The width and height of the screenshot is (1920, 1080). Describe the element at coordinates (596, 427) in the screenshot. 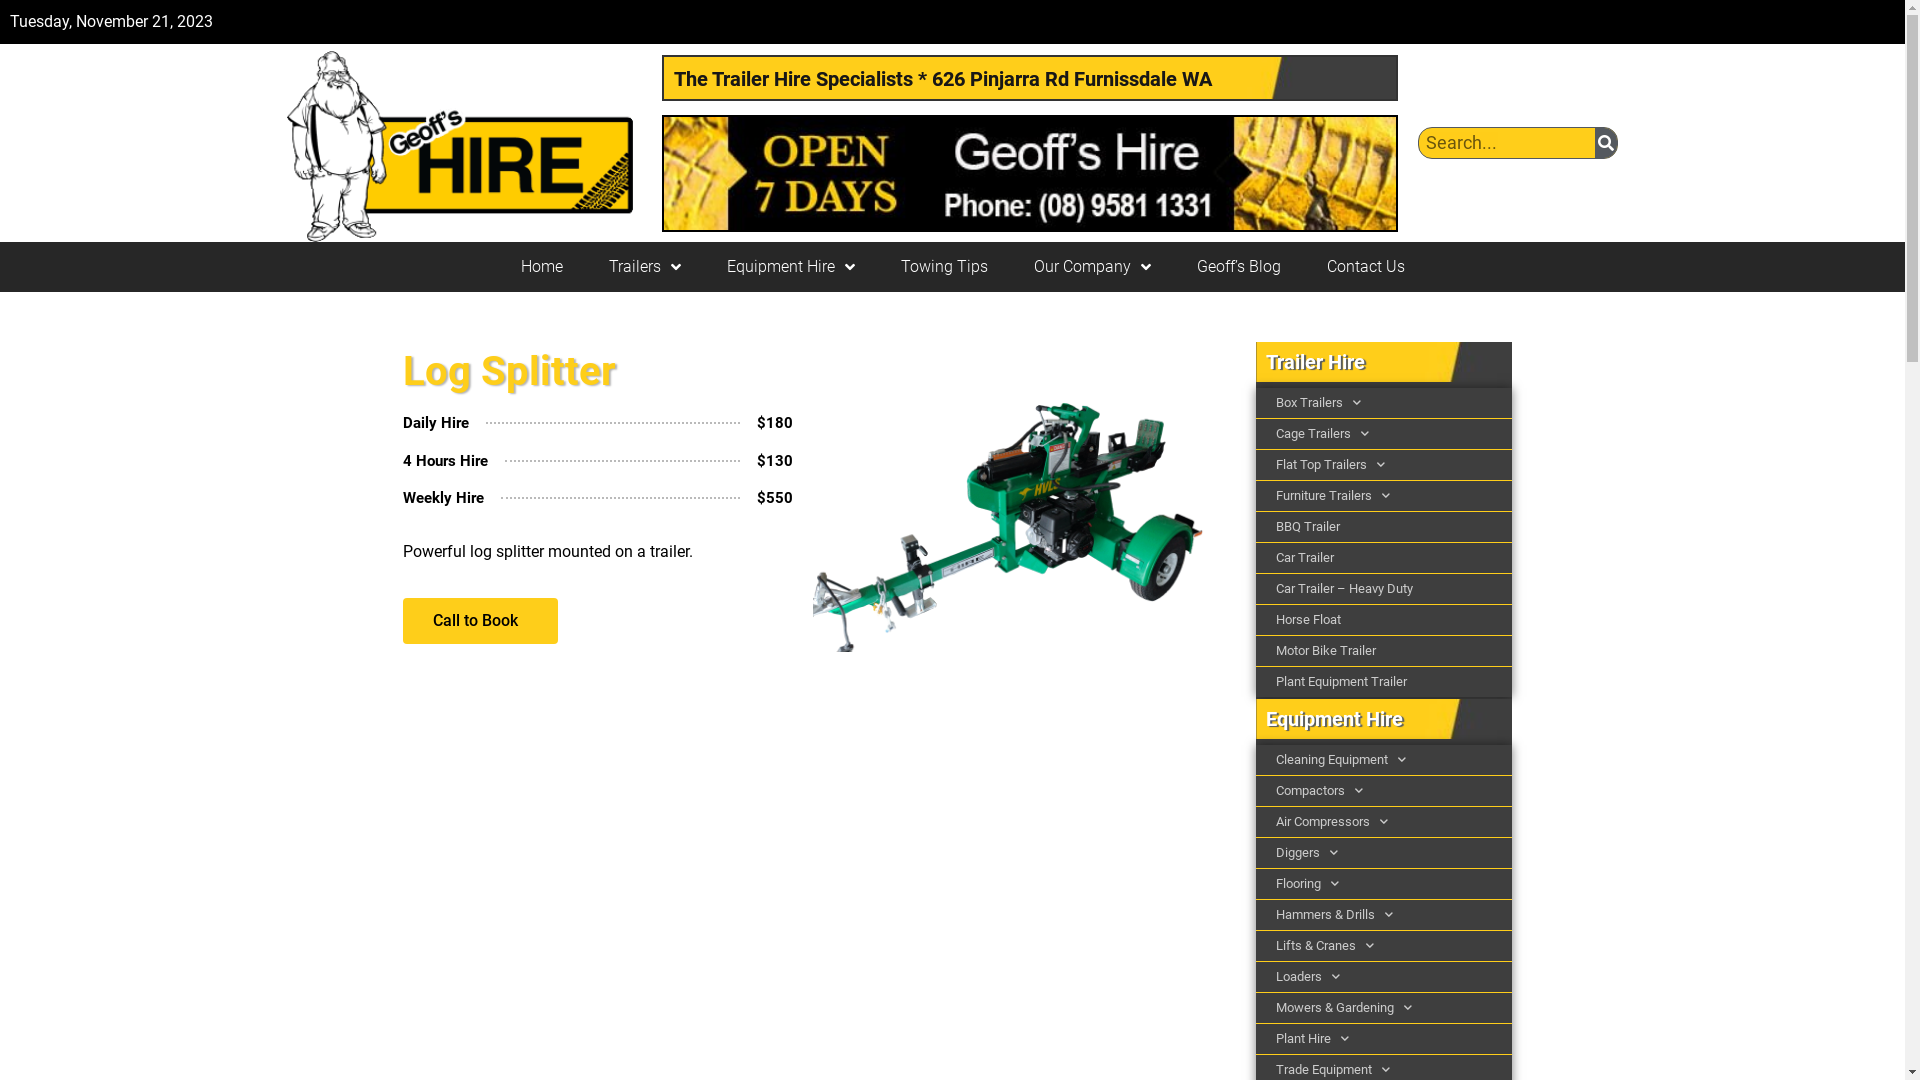

I see `'Daily Hire` at that location.